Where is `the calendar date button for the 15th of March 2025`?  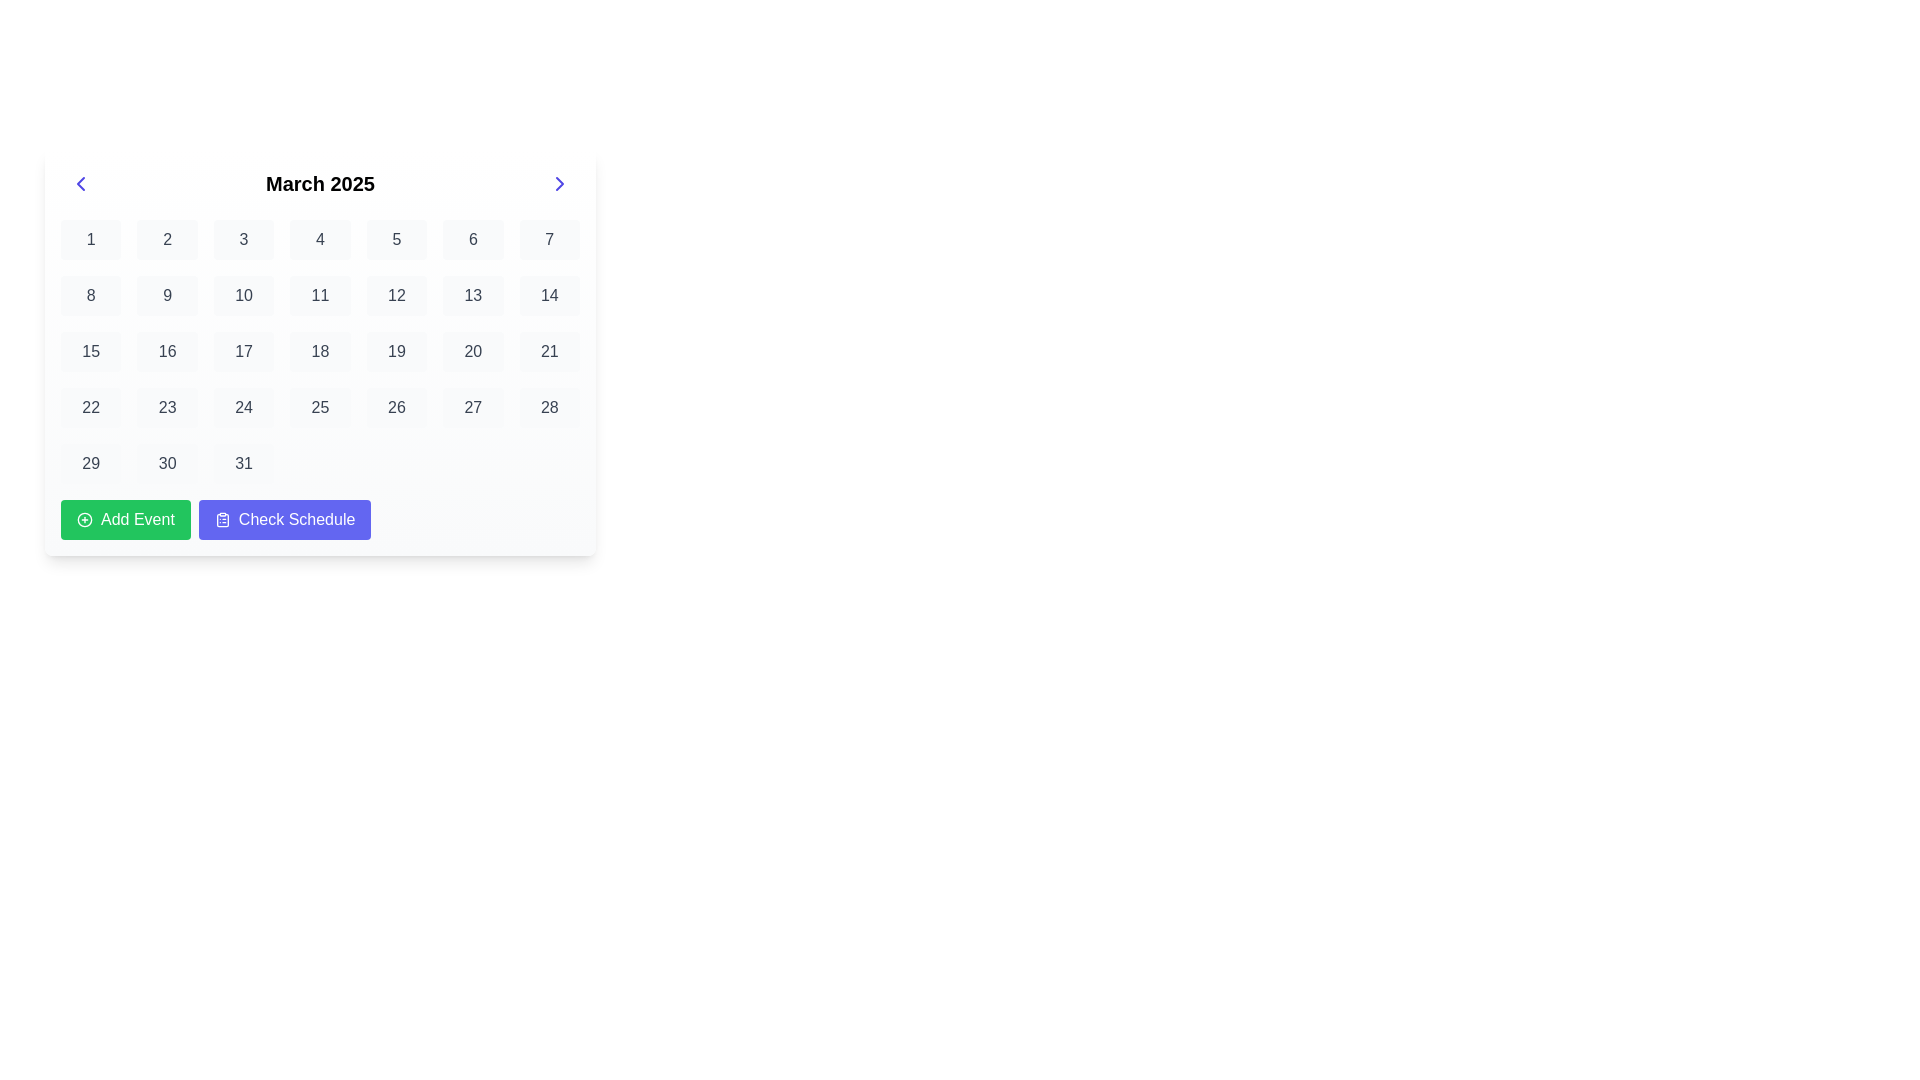 the calendar date button for the 15th of March 2025 is located at coordinates (90, 350).